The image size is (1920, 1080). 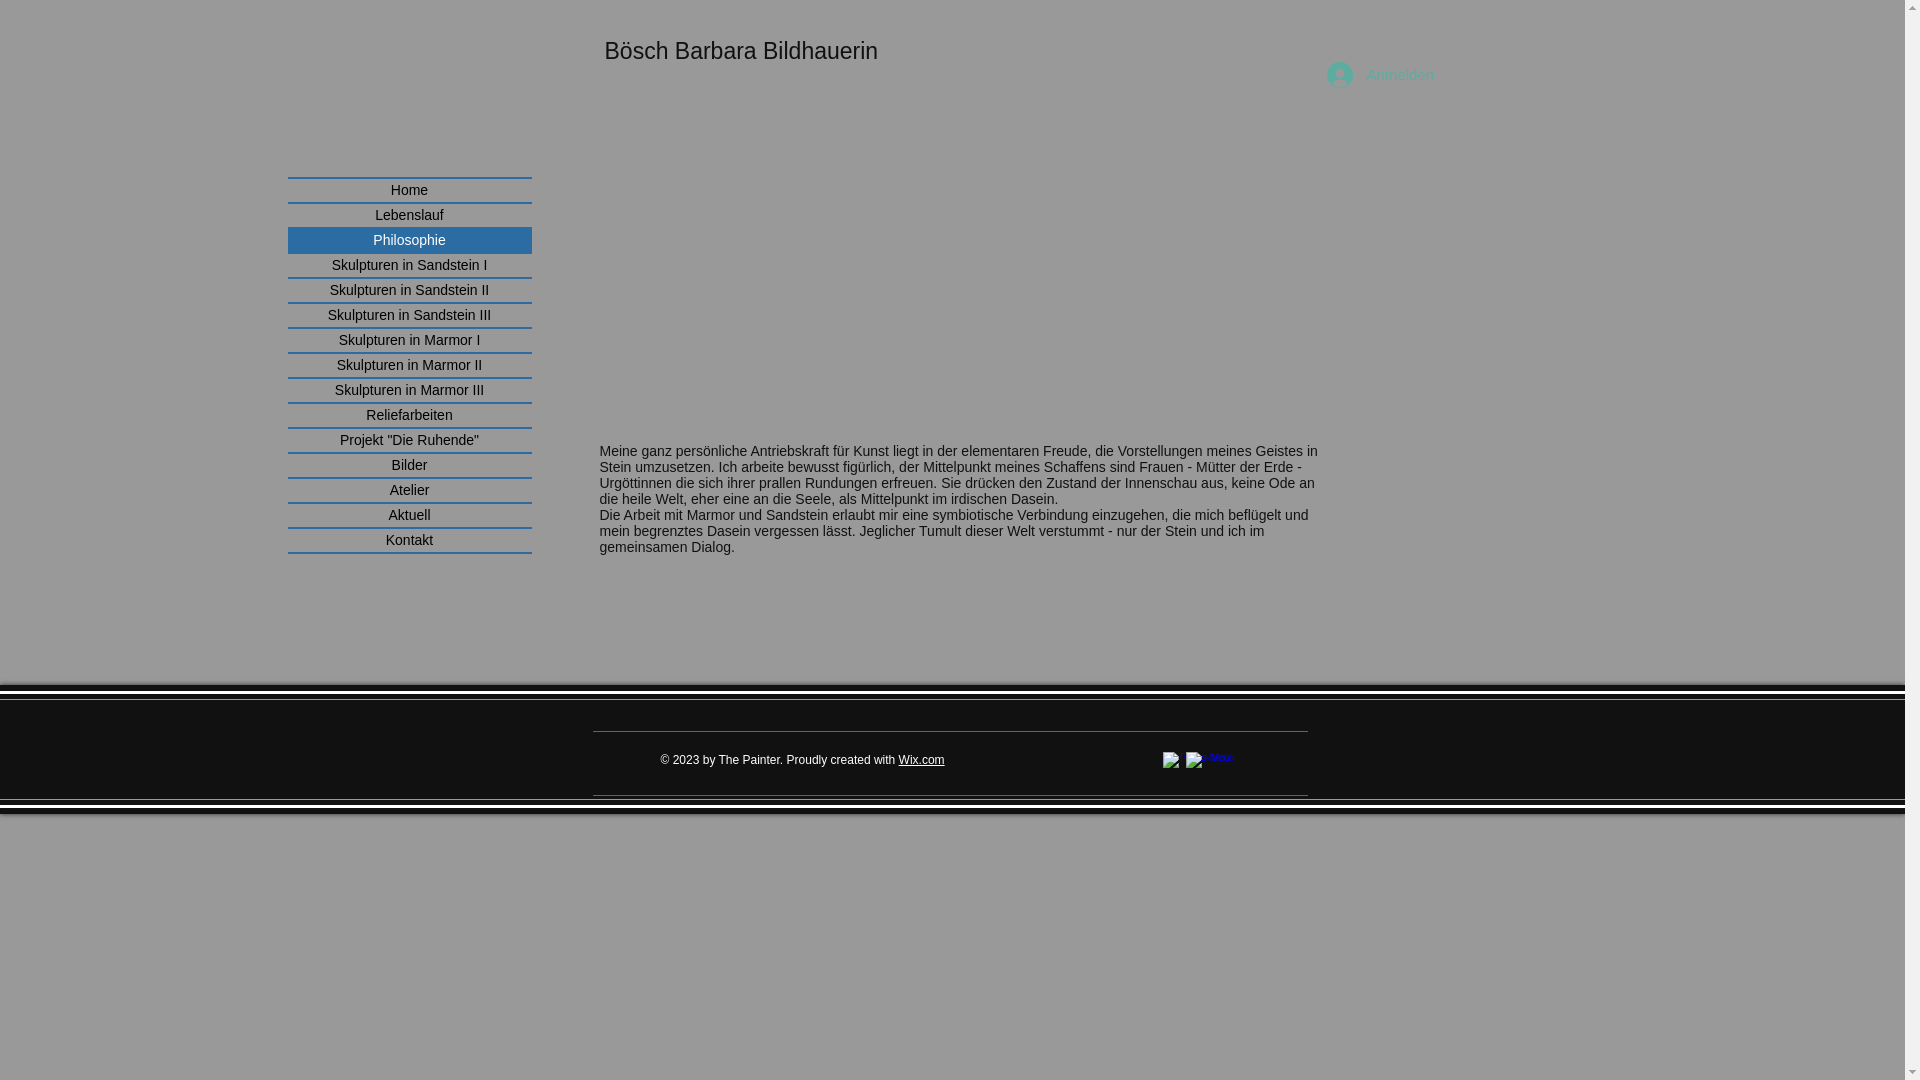 What do you see at coordinates (408, 215) in the screenshot?
I see `'Lebenslauf'` at bounding box center [408, 215].